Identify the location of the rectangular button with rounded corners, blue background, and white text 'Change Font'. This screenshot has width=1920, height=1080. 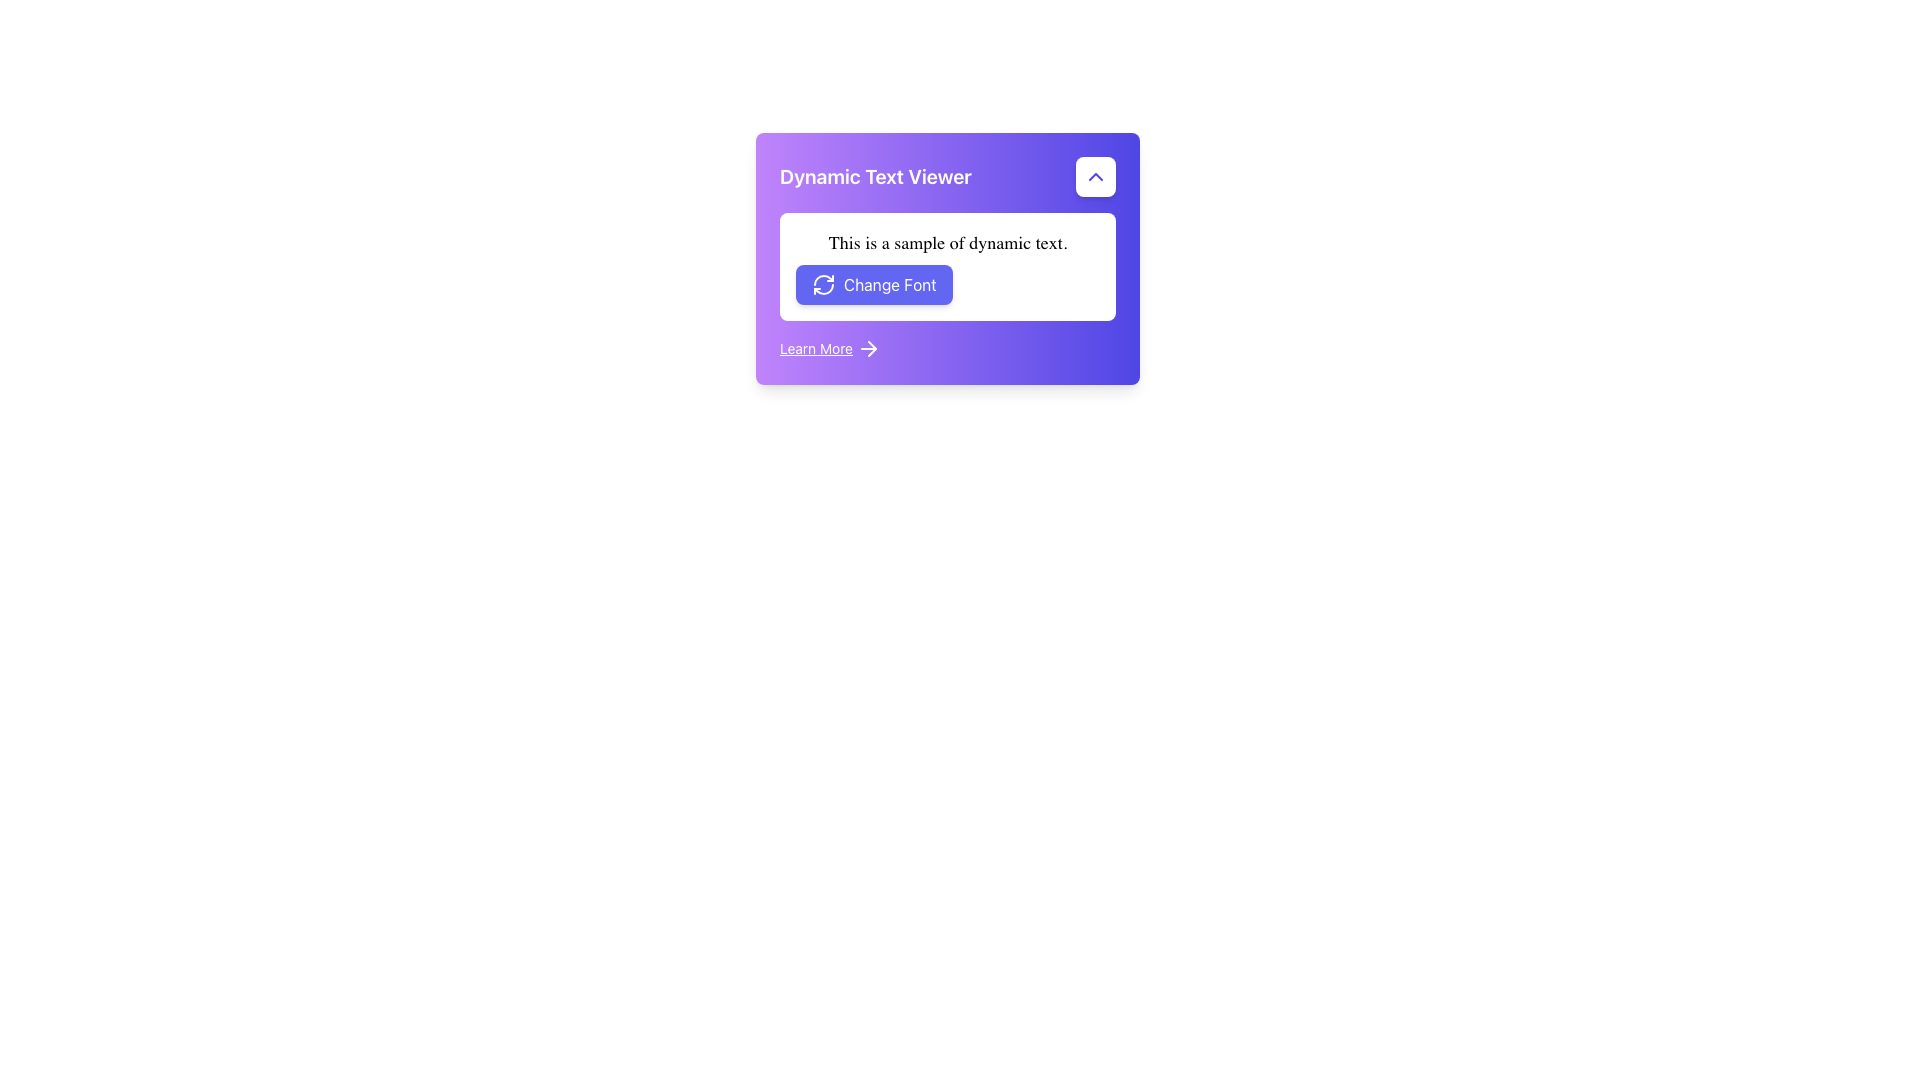
(874, 285).